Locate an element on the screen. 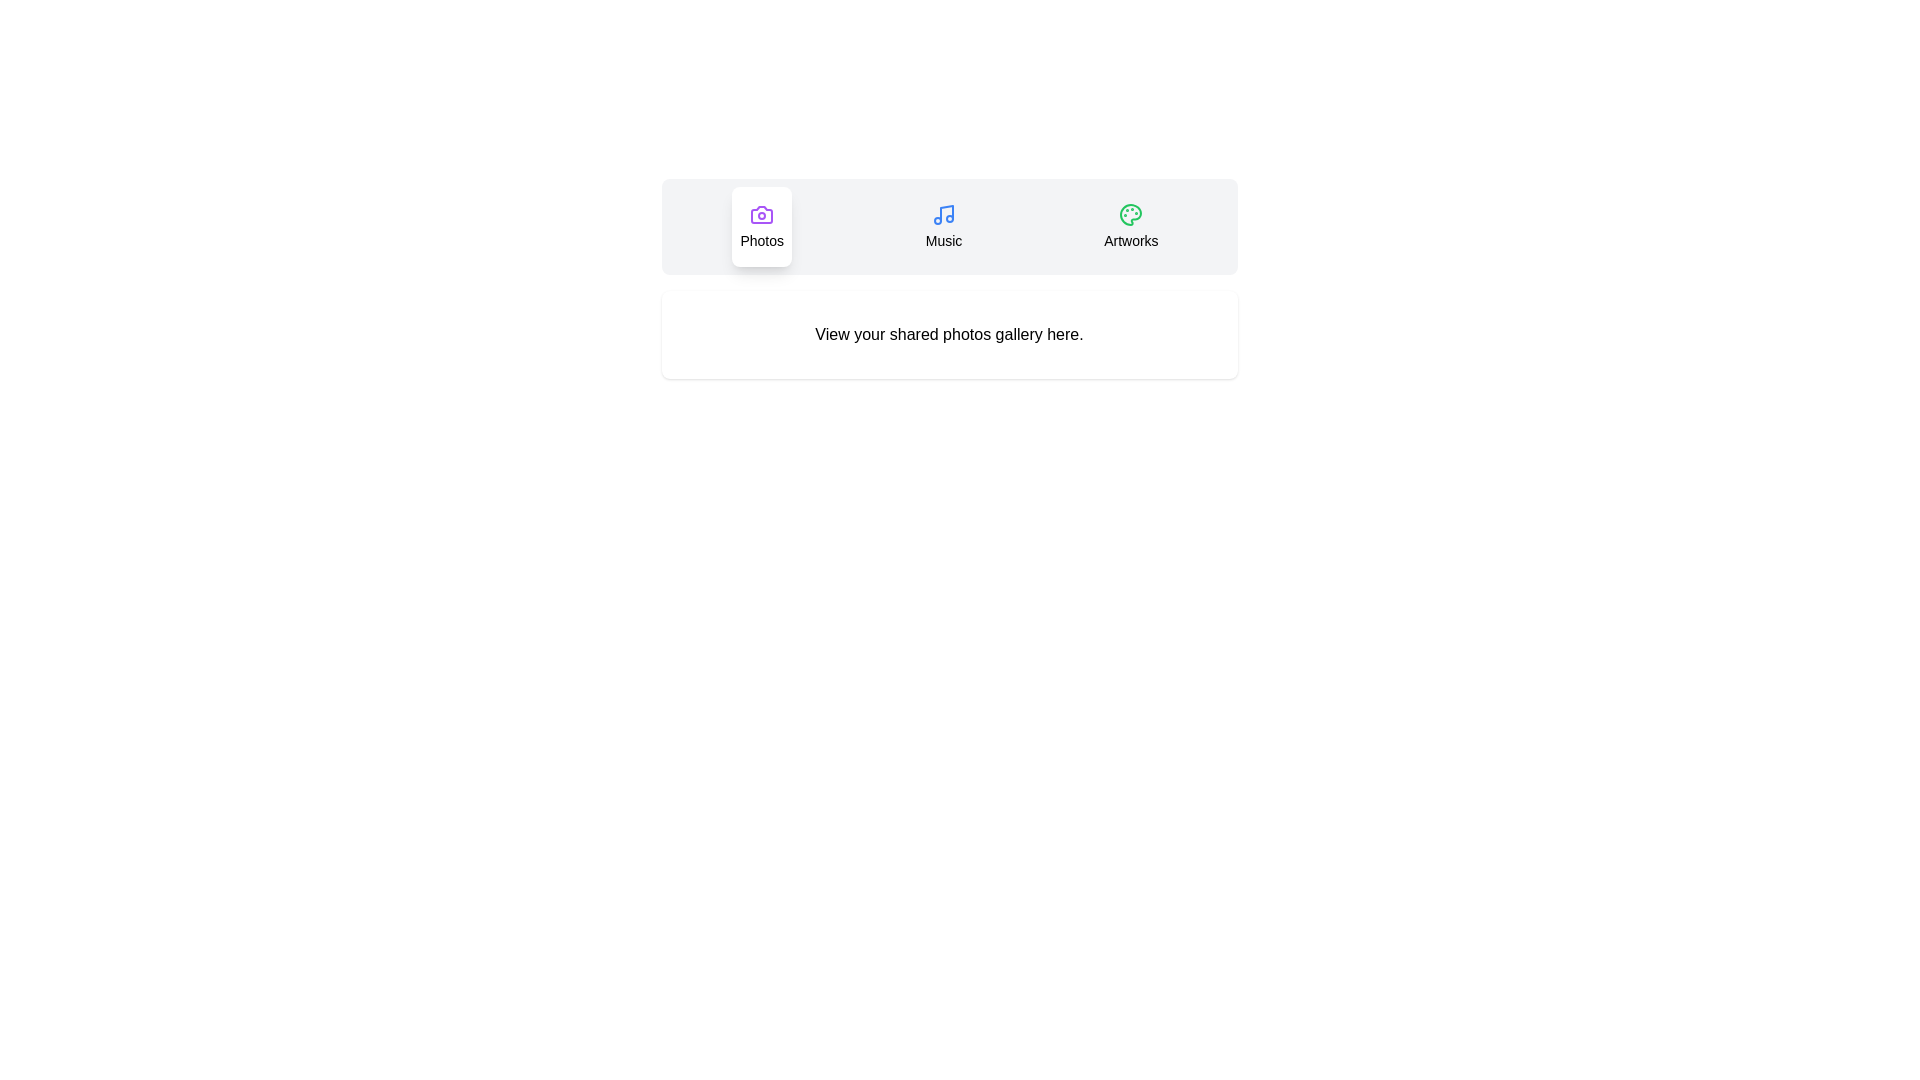  the Artworks tab is located at coordinates (1131, 226).